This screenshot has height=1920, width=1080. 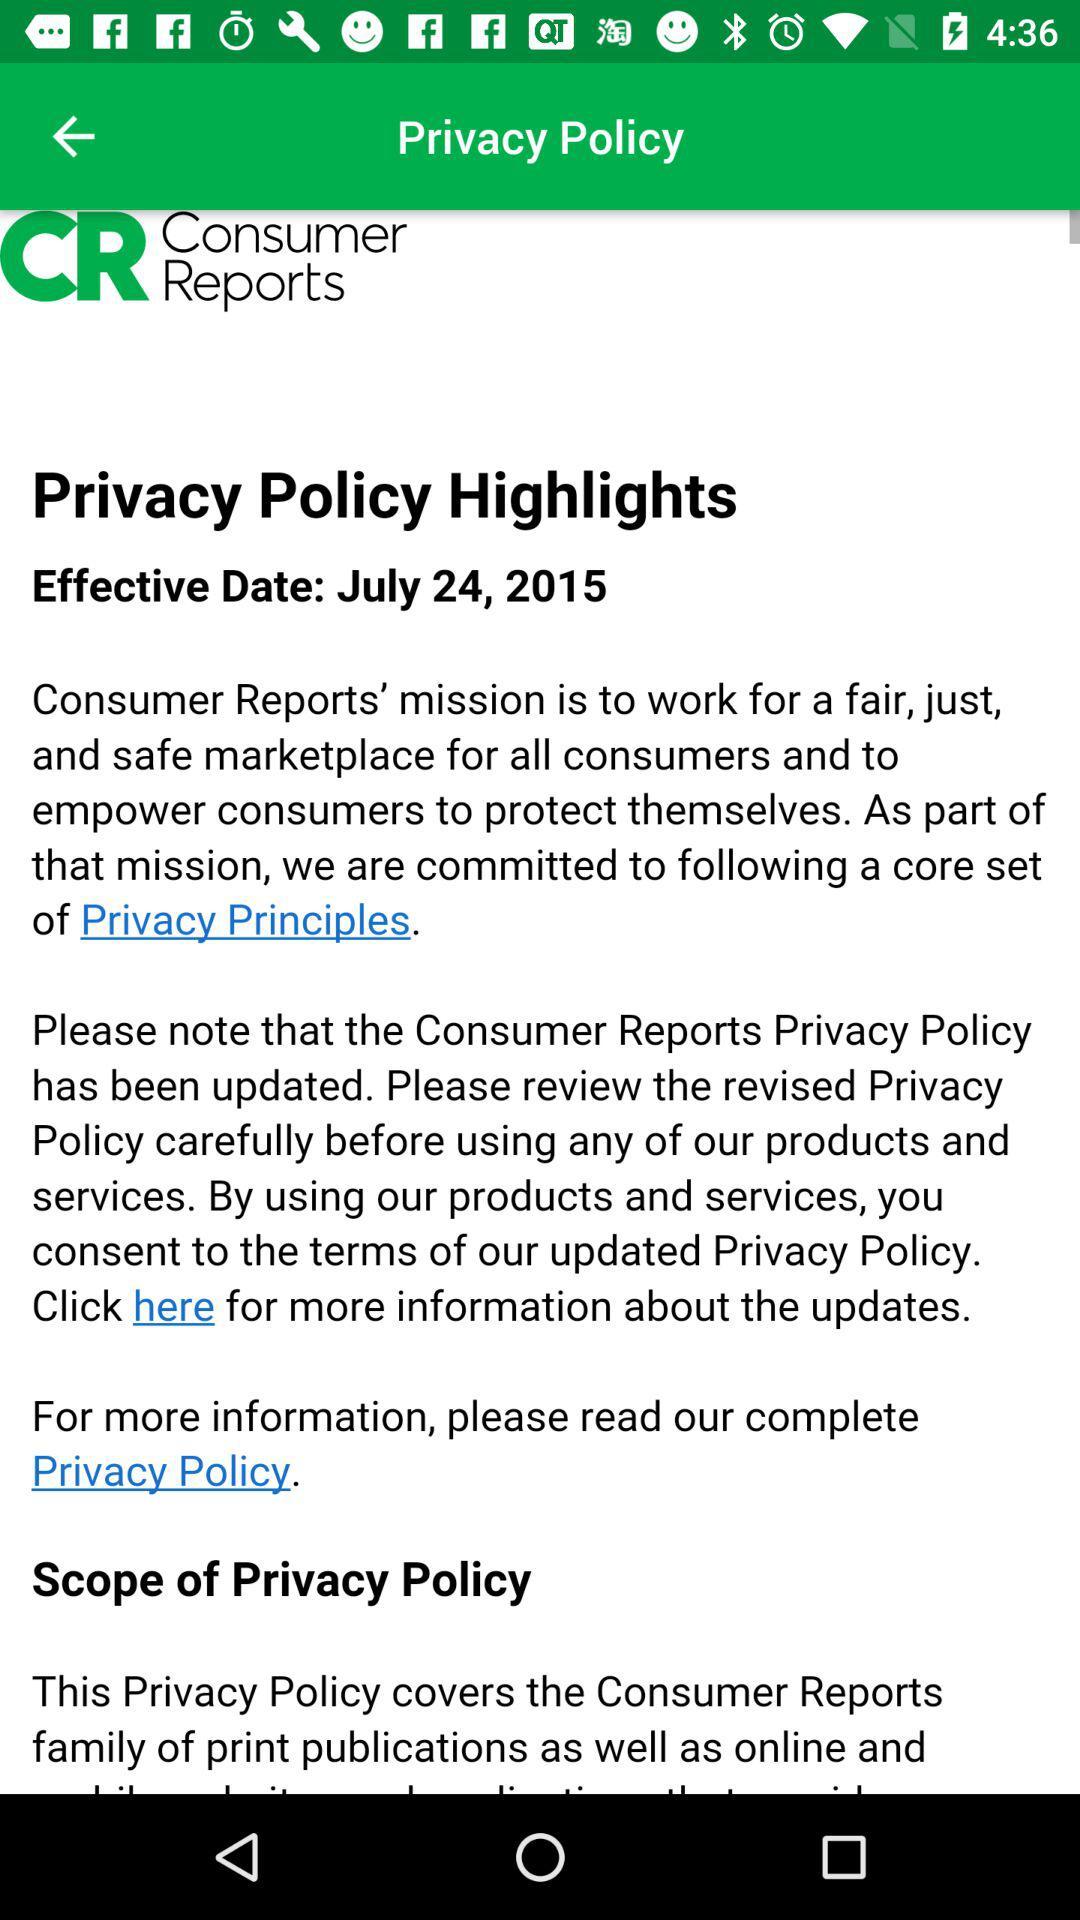 What do you see at coordinates (72, 135) in the screenshot?
I see `go back` at bounding box center [72, 135].